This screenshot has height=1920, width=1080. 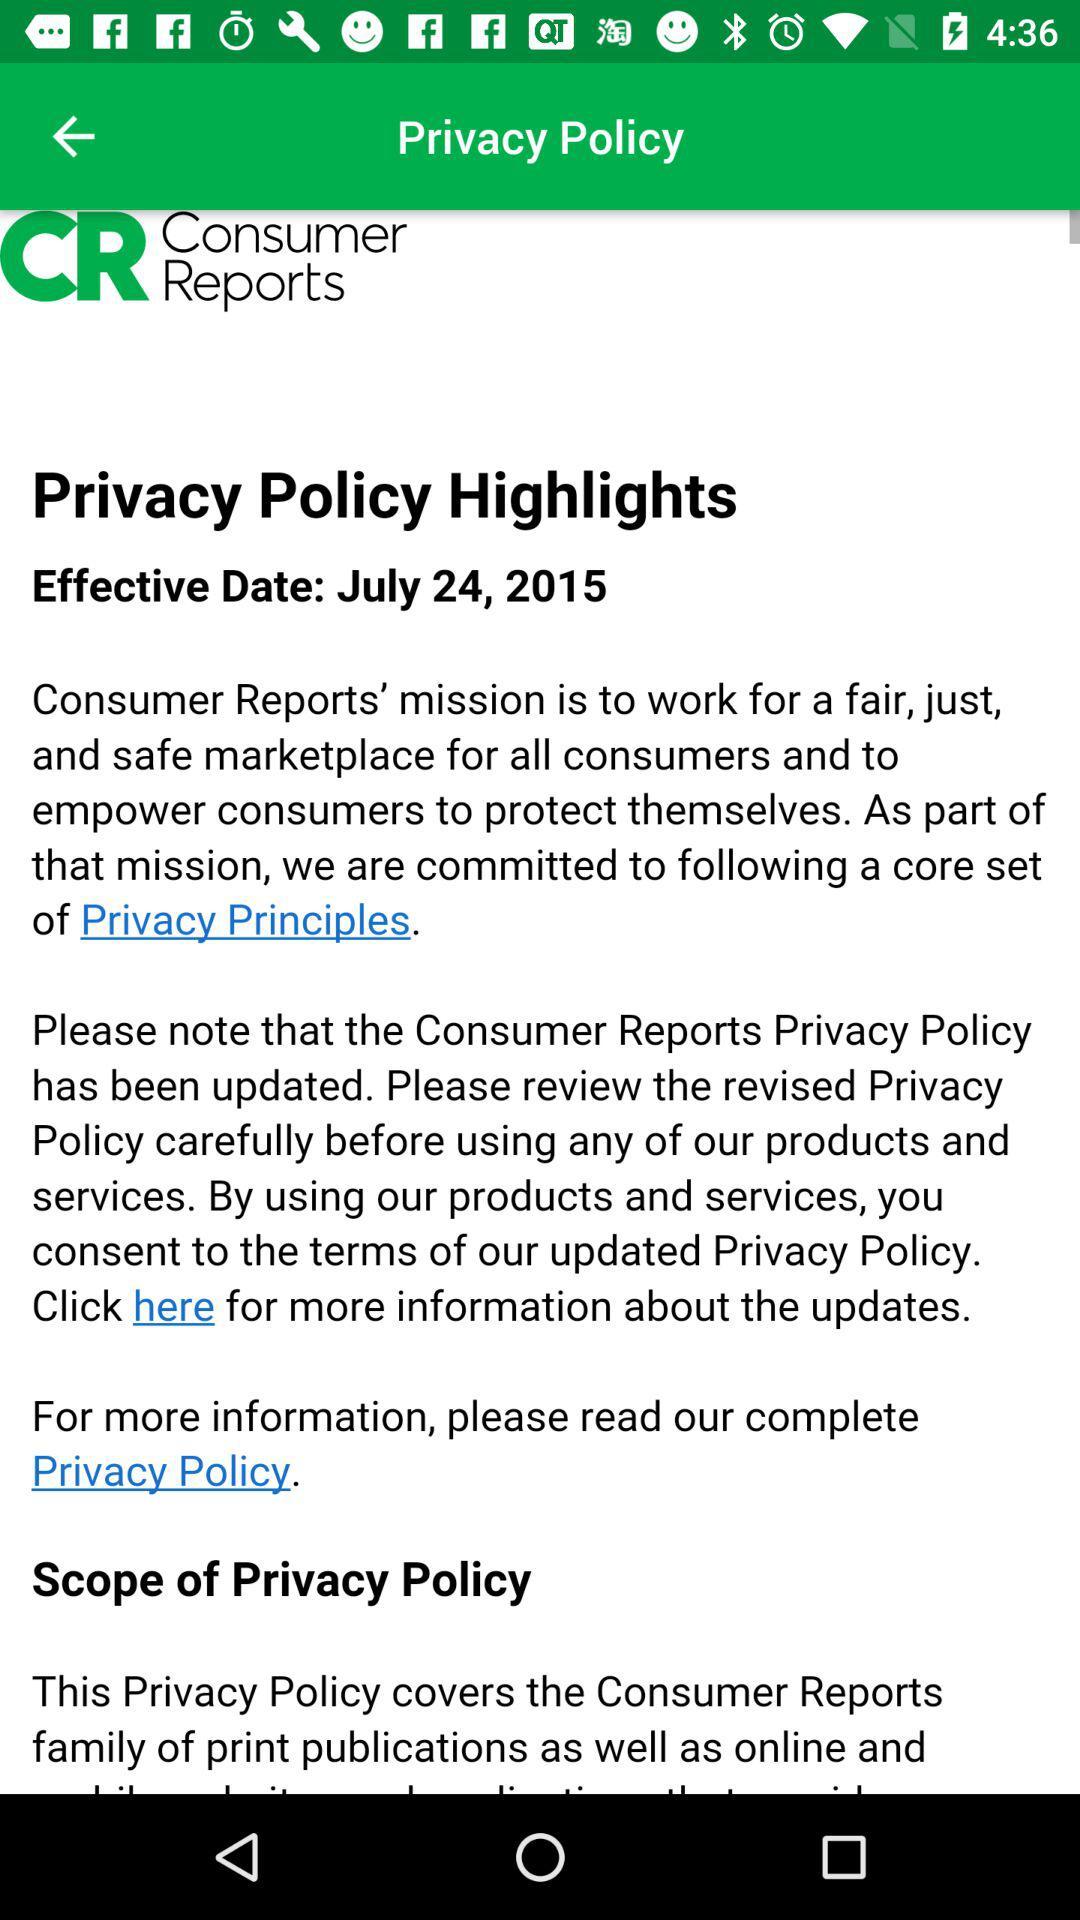 What do you see at coordinates (72, 135) in the screenshot?
I see `go back` at bounding box center [72, 135].